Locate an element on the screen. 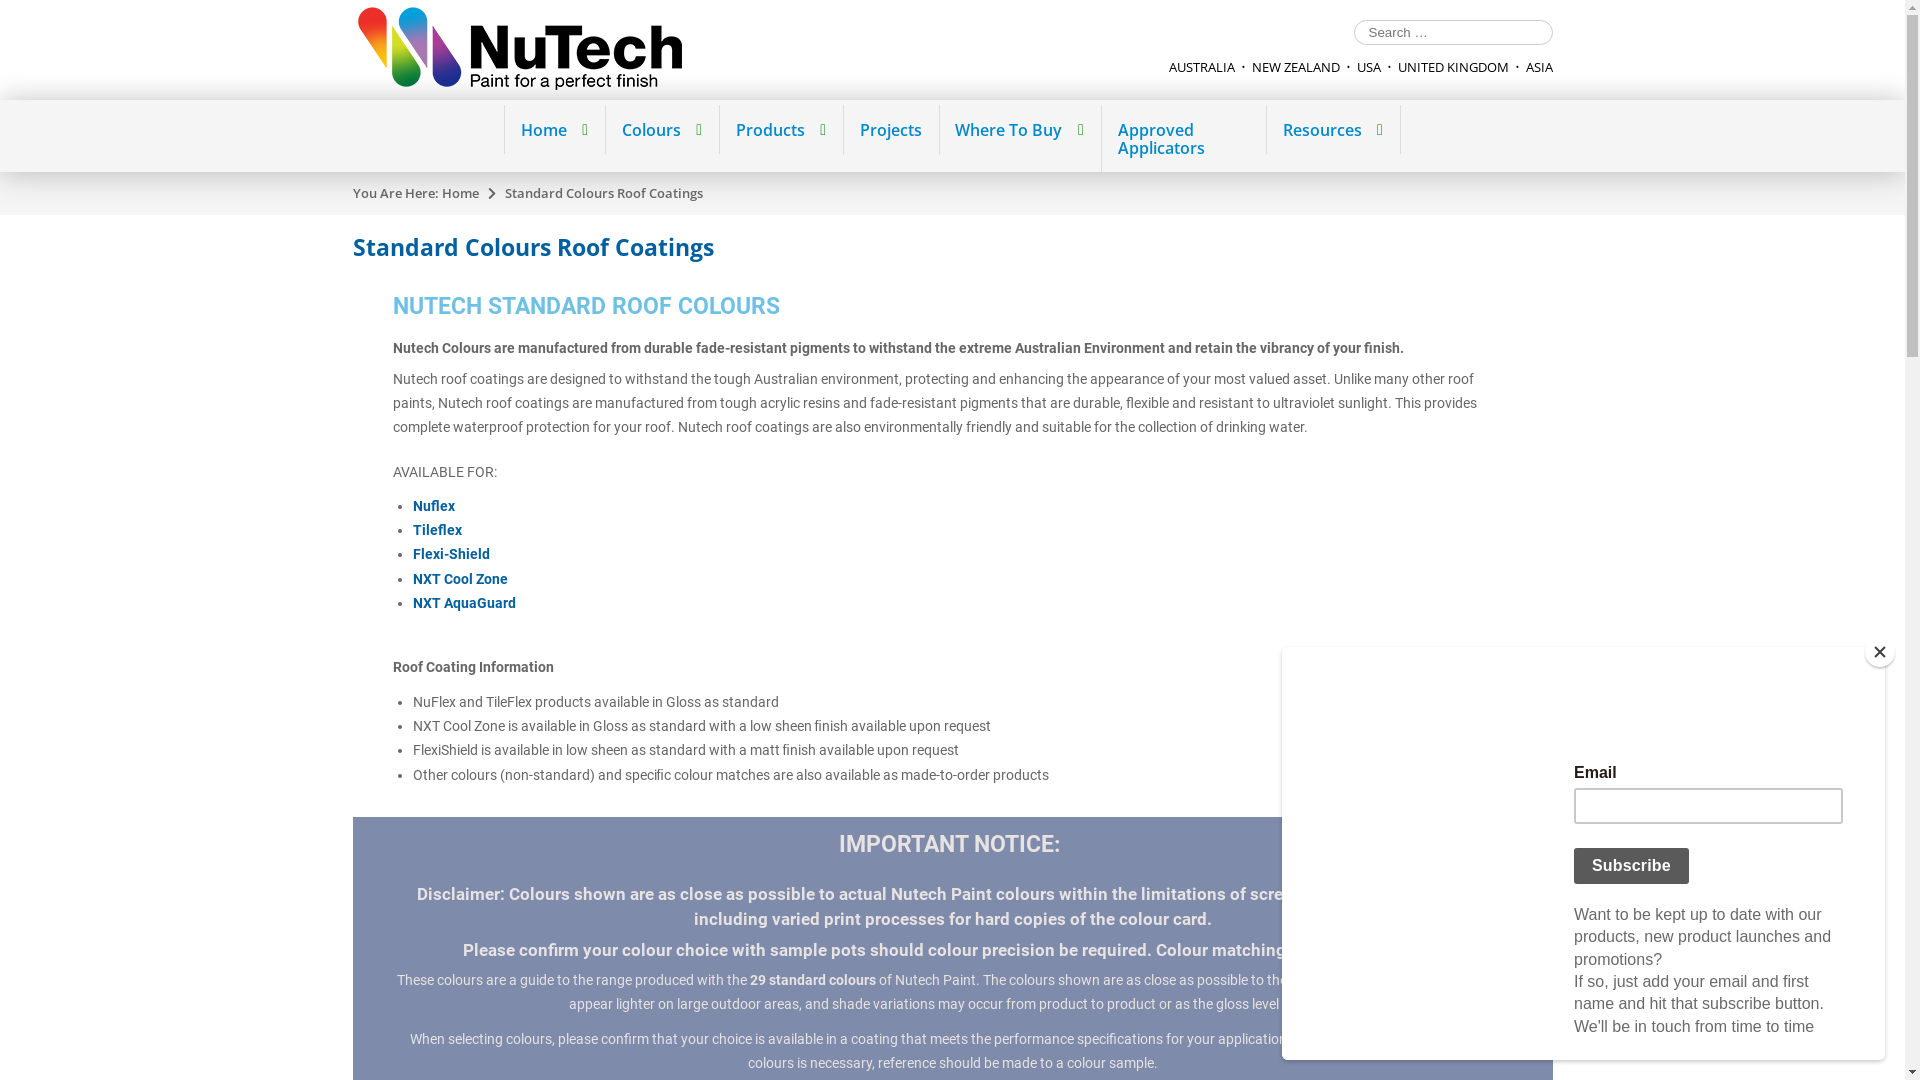 The image size is (1920, 1080). 'AUSTRALIA' is located at coordinates (1200, 65).